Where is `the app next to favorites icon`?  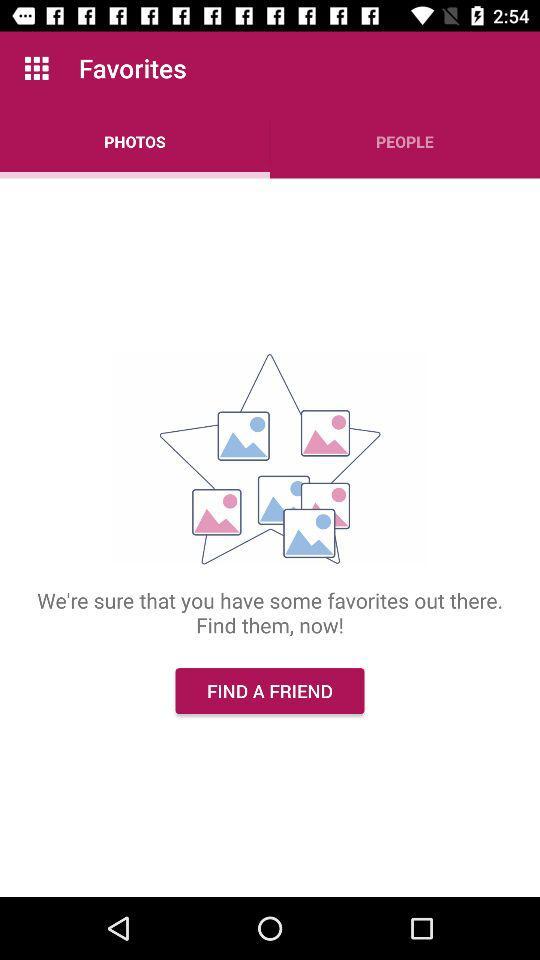
the app next to favorites icon is located at coordinates (36, 68).